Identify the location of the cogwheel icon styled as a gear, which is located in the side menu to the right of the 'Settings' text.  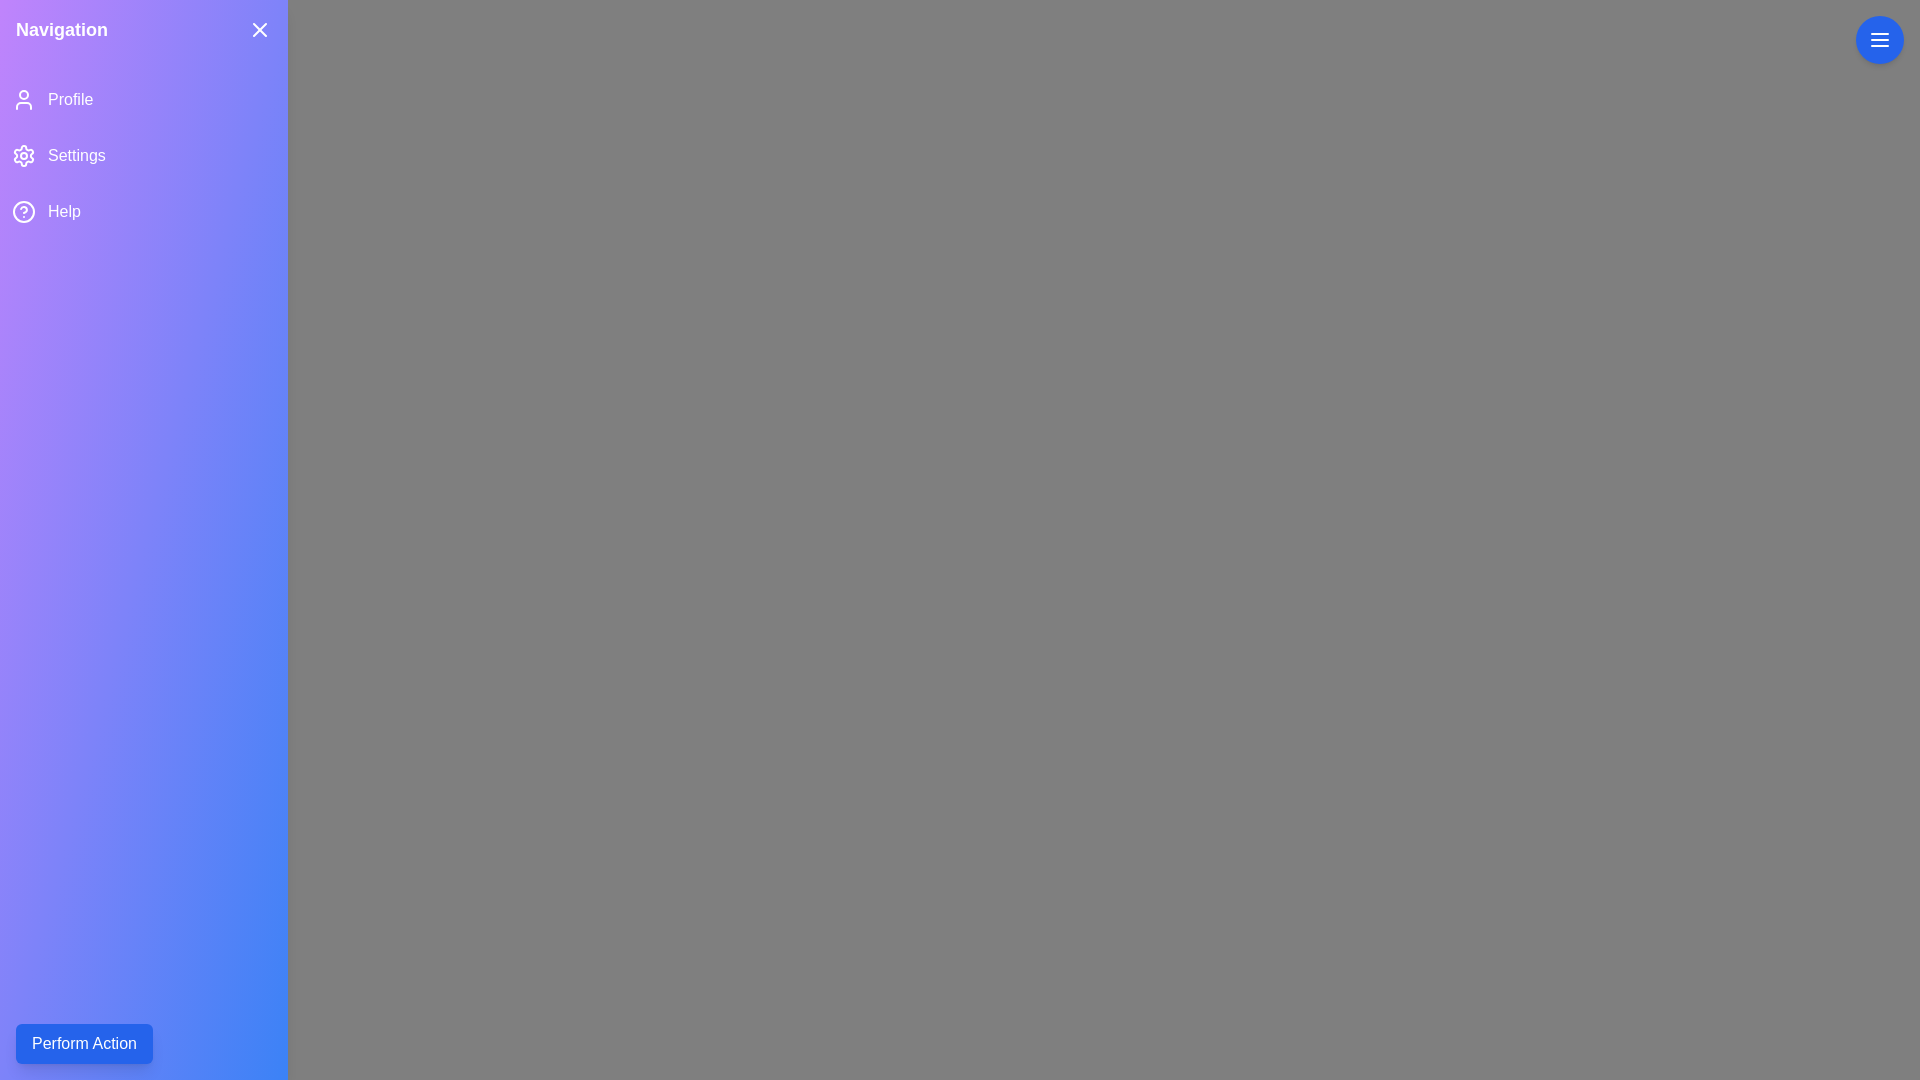
(23, 154).